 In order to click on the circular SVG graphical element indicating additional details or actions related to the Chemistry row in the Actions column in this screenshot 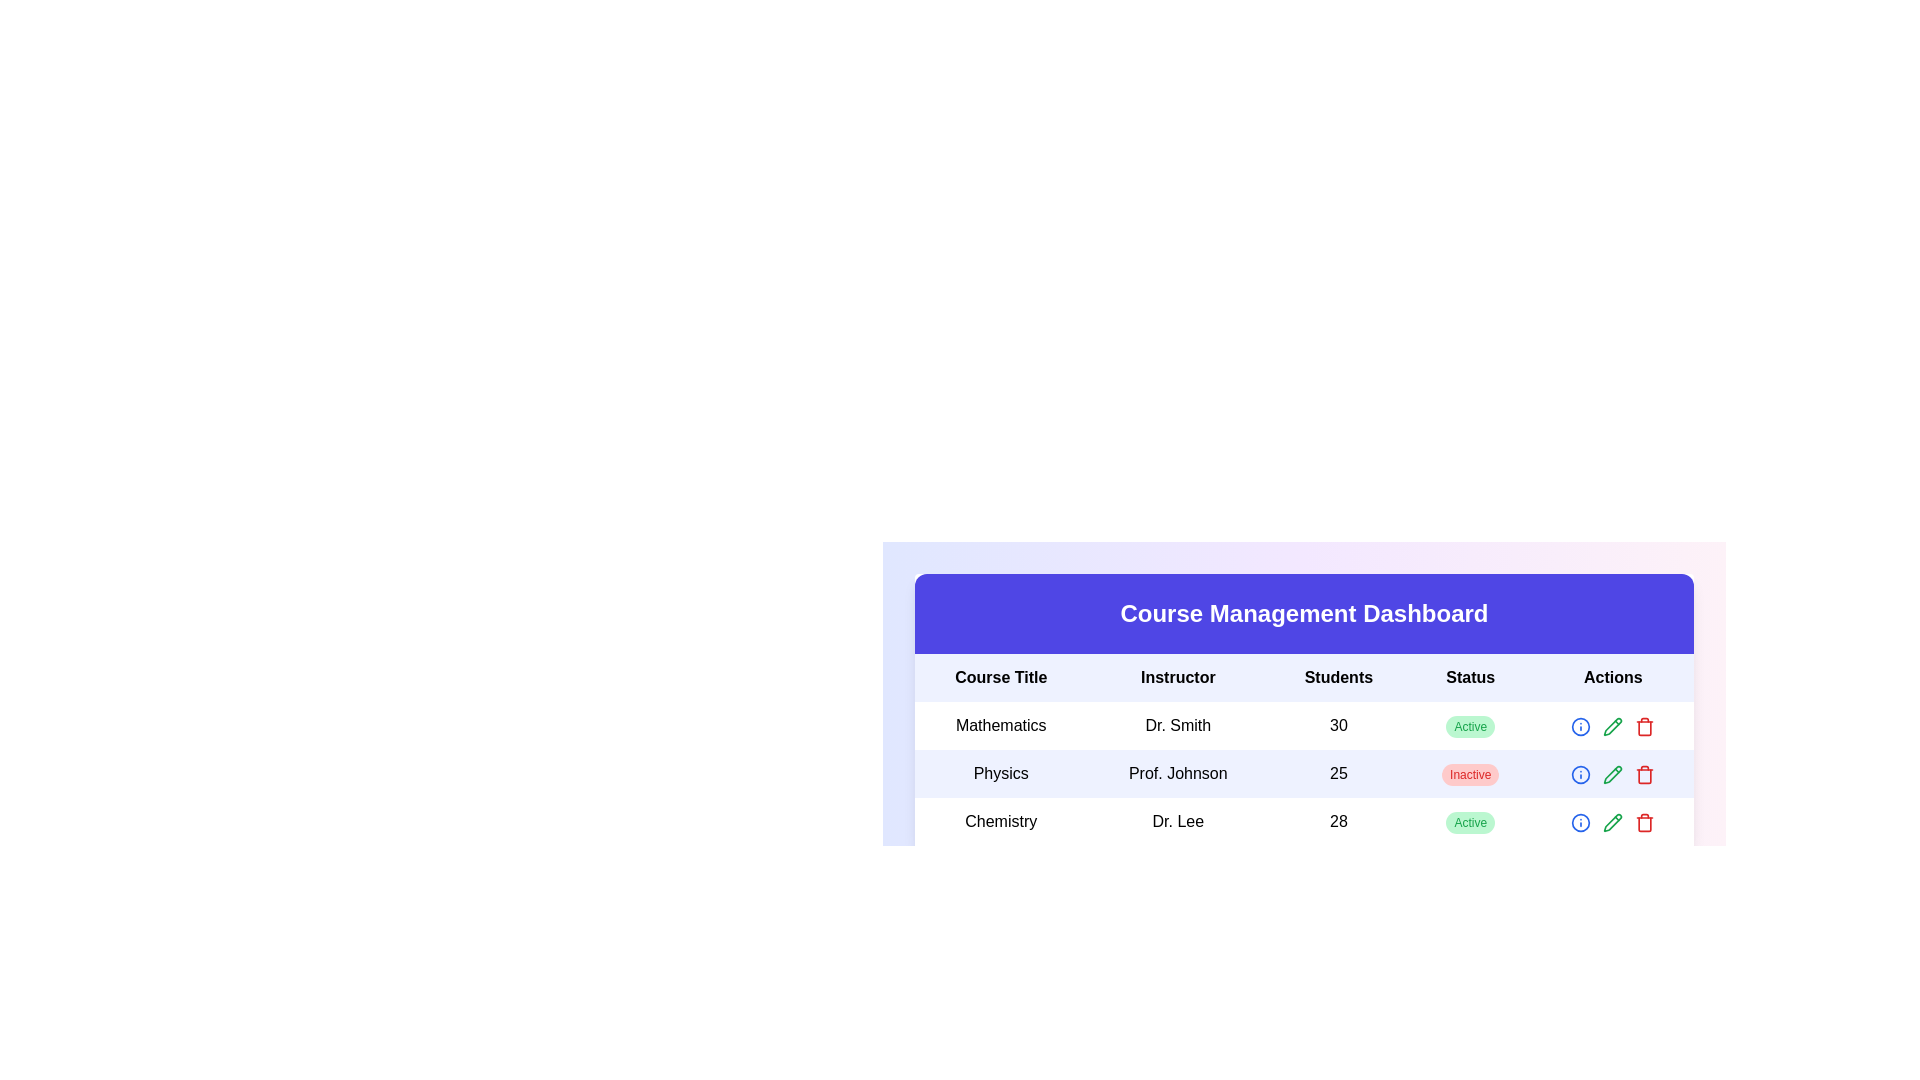, I will do `click(1580, 822)`.